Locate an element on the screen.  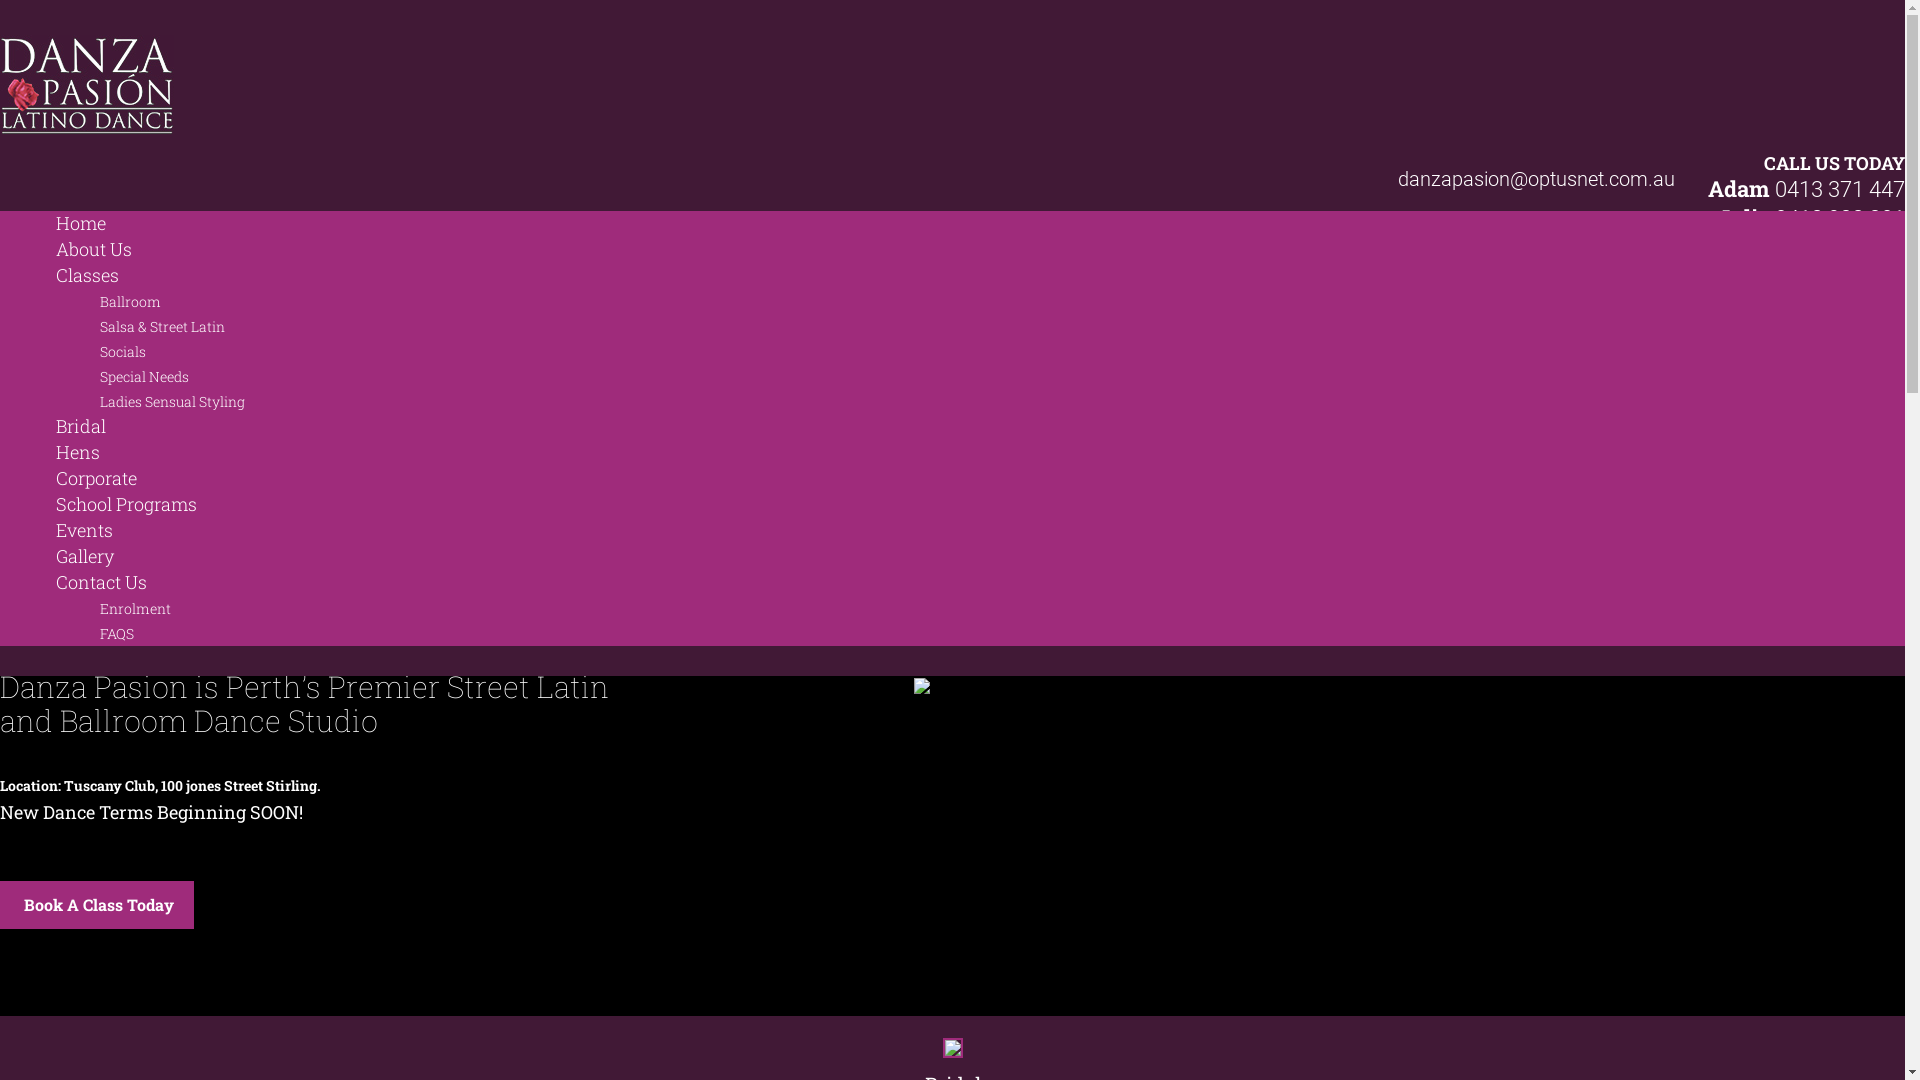
'About Us' is located at coordinates (93, 248).